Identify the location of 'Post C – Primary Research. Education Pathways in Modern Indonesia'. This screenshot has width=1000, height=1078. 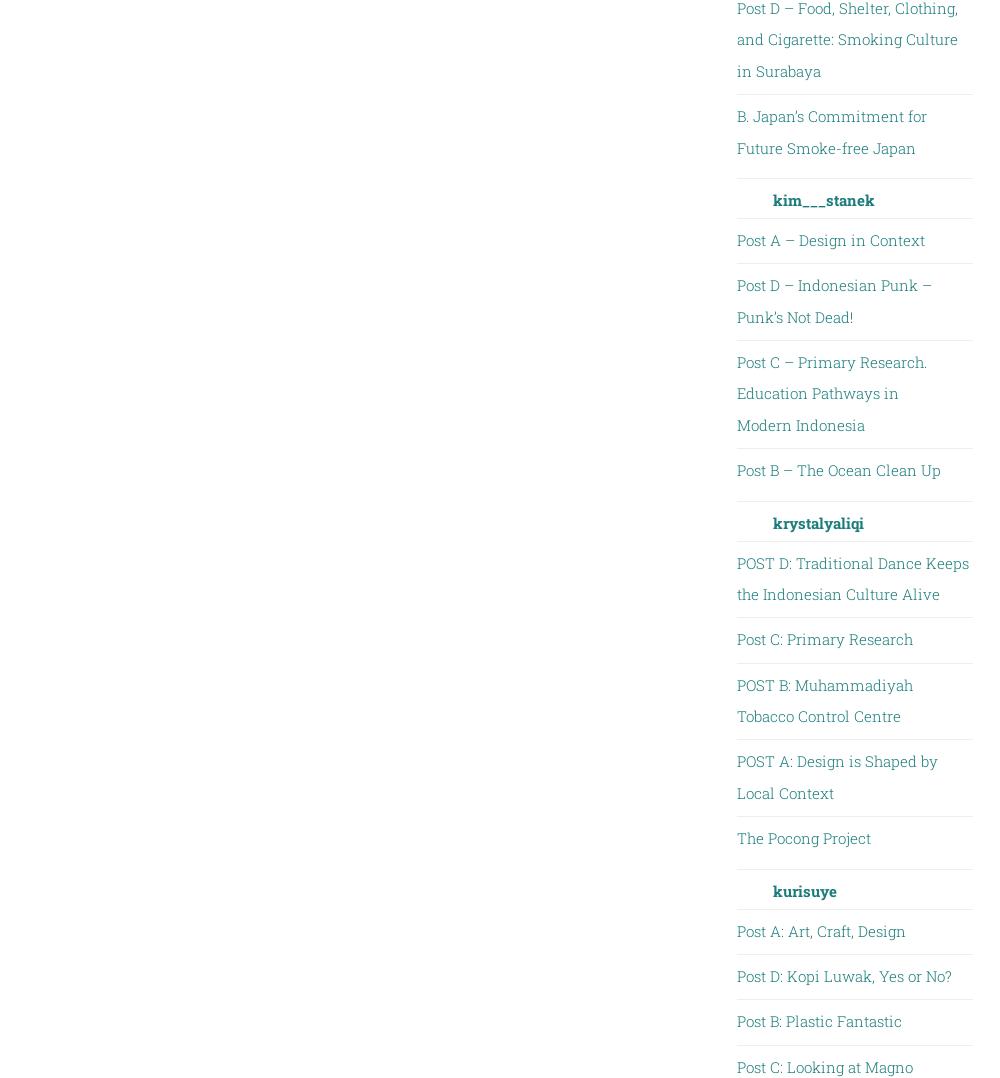
(830, 392).